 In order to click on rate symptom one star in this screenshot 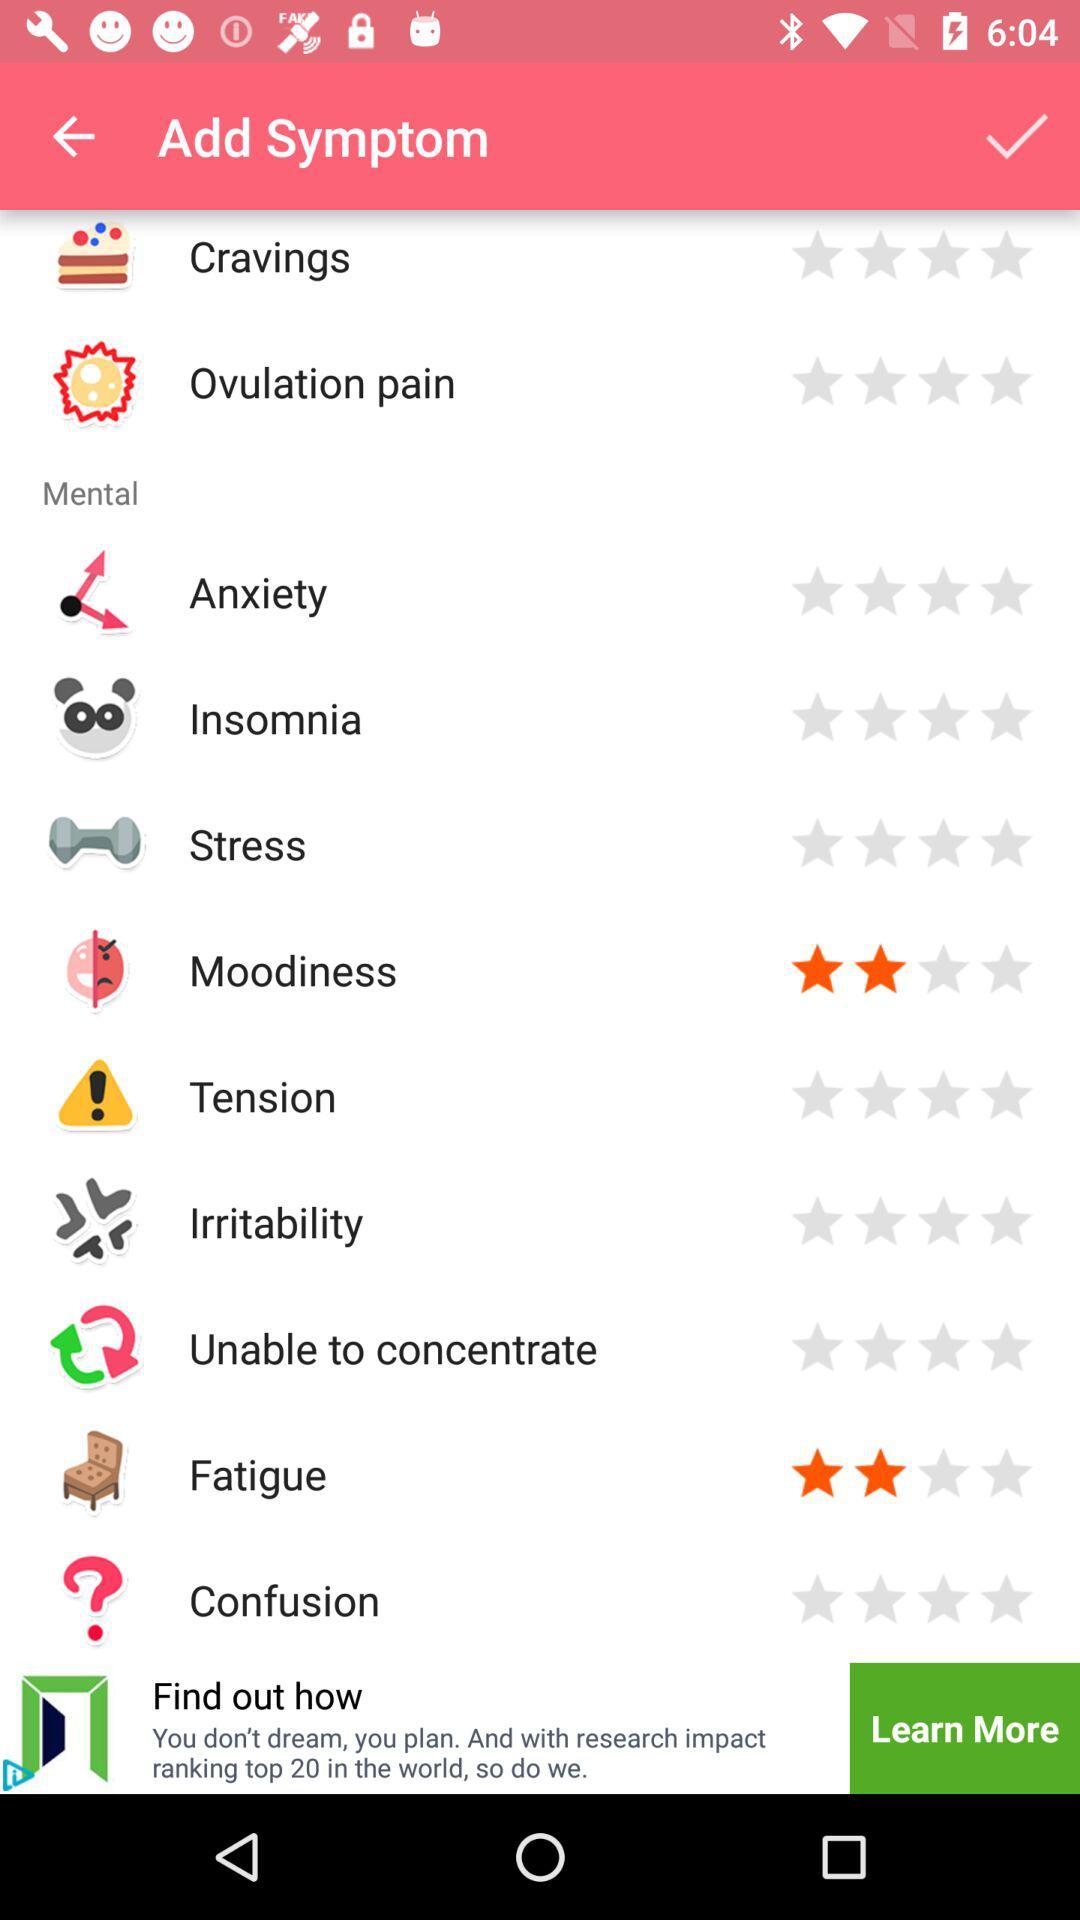, I will do `click(817, 843)`.